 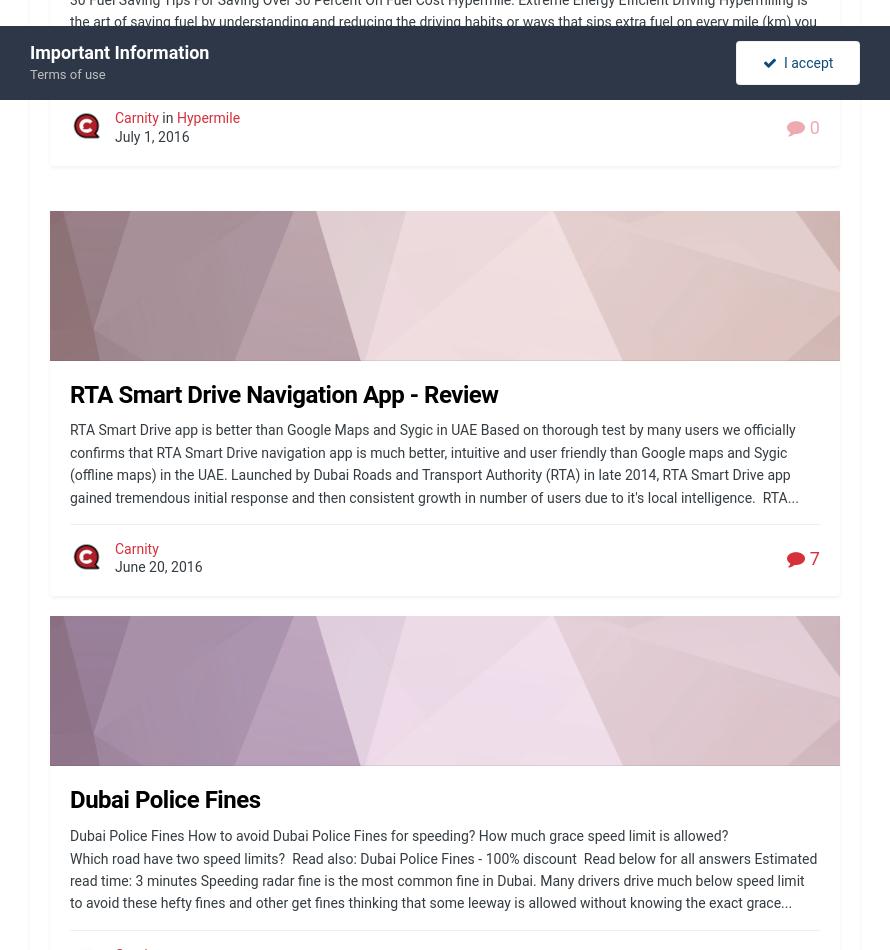 What do you see at coordinates (804, 62) in the screenshot?
I see `'I accept'` at bounding box center [804, 62].